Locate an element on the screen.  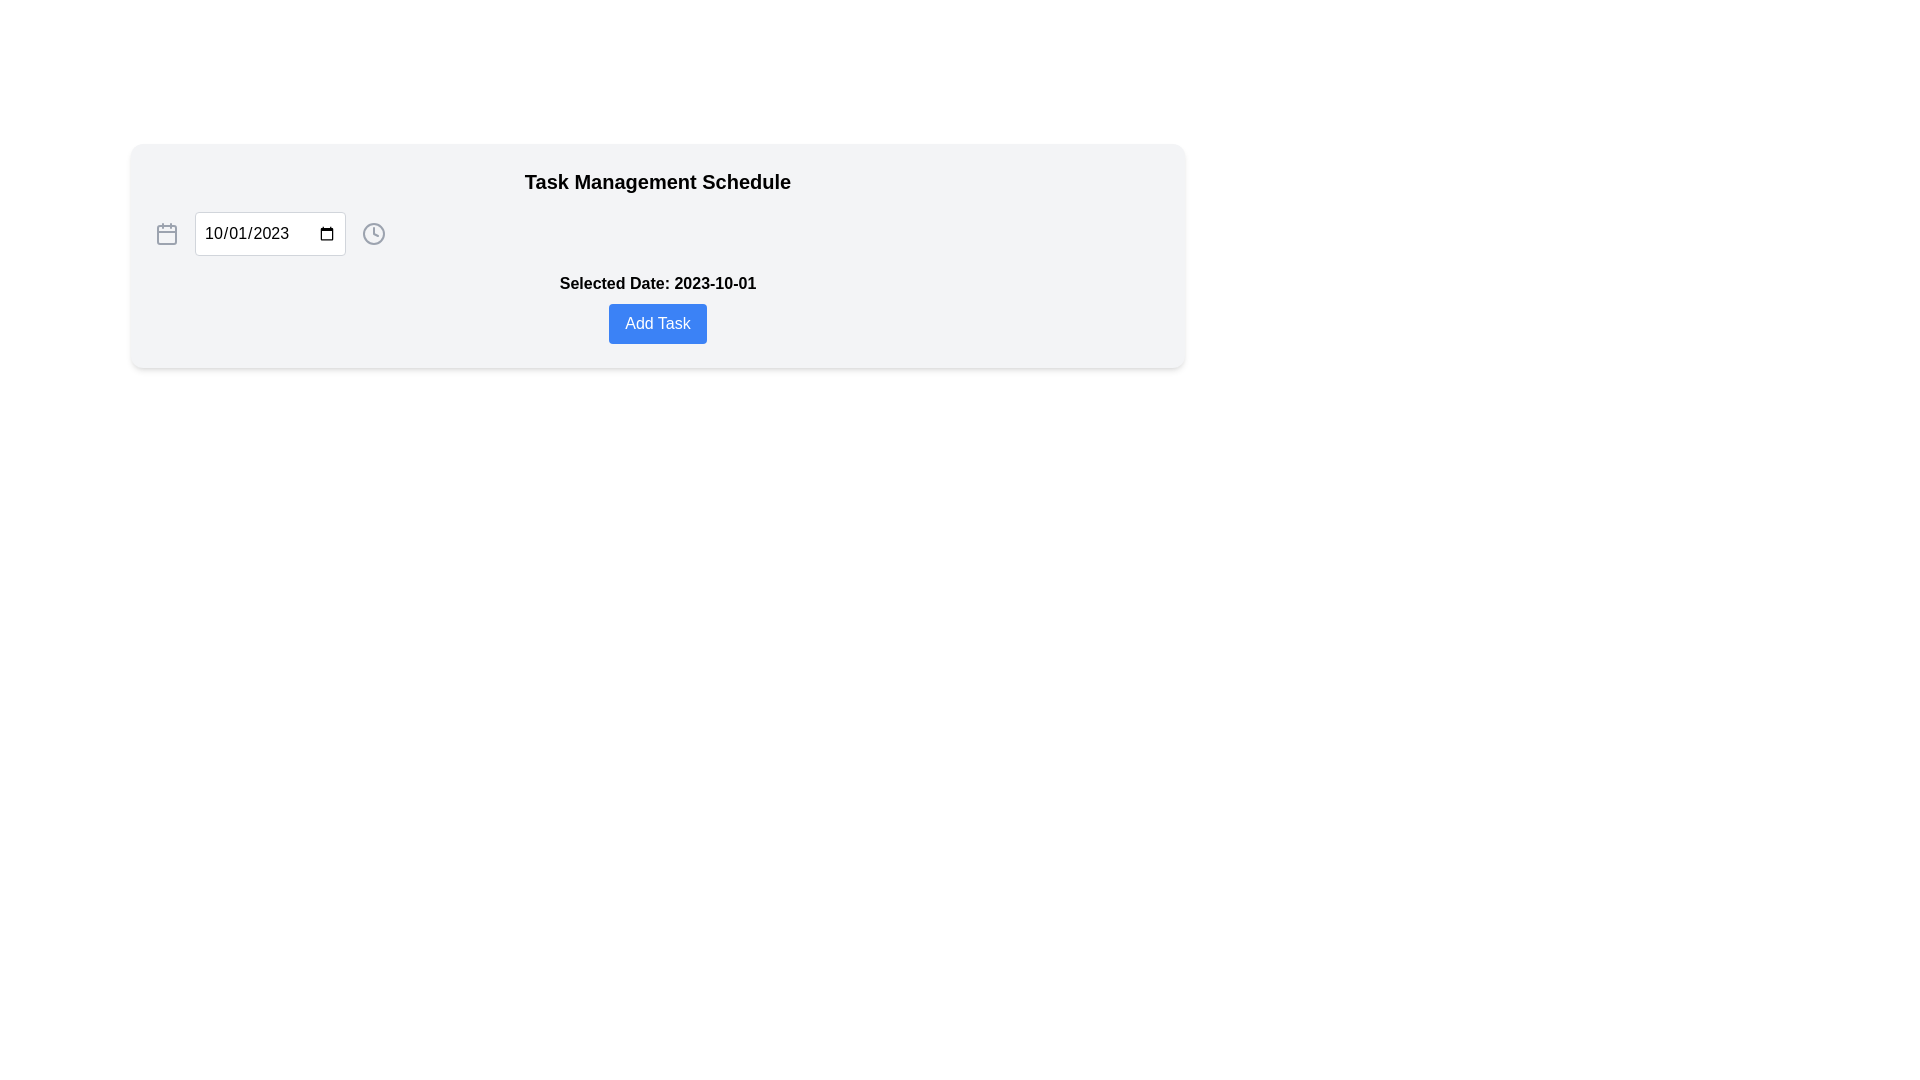
the Static Text Element that serves as the title of the Task Management Schedule section is located at coordinates (657, 181).